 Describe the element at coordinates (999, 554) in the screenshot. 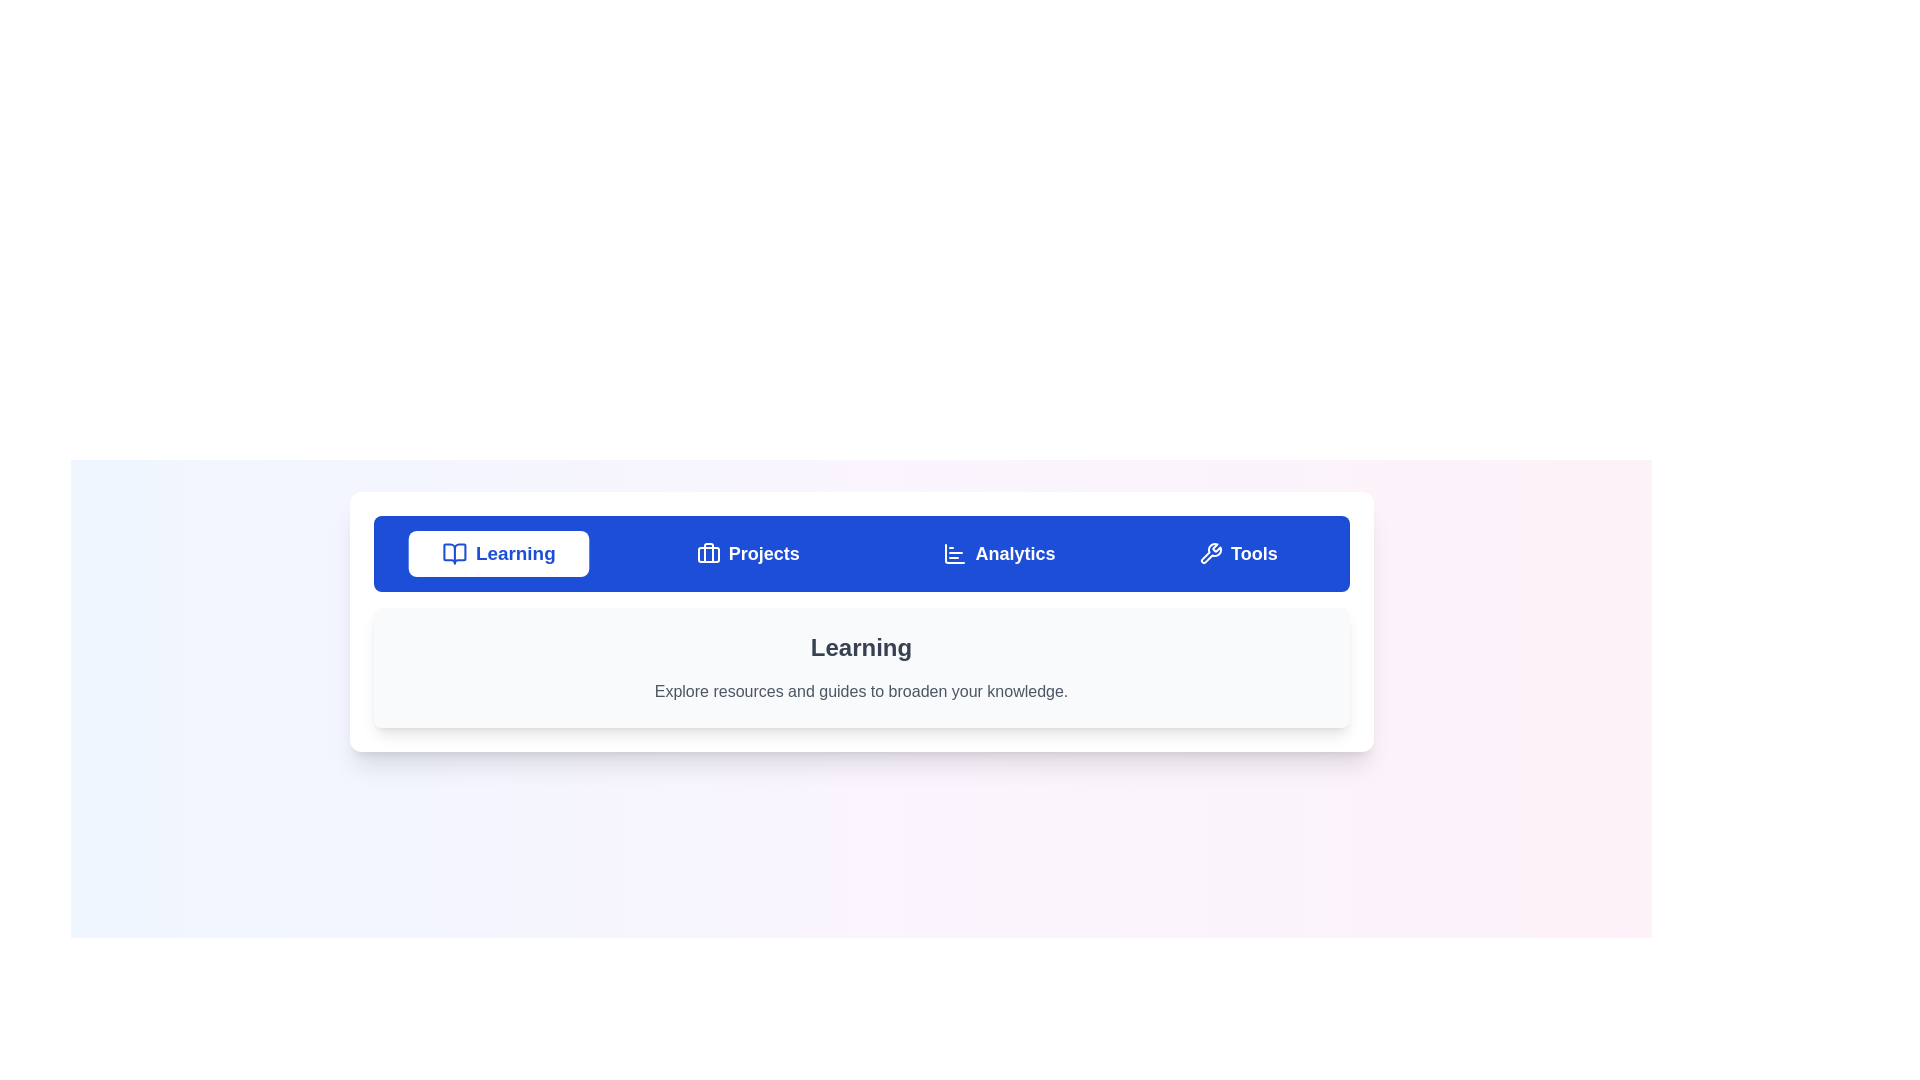

I see `the 'Analytics' button, which is the third button in the horizontal menu with a blue background and white text` at that location.